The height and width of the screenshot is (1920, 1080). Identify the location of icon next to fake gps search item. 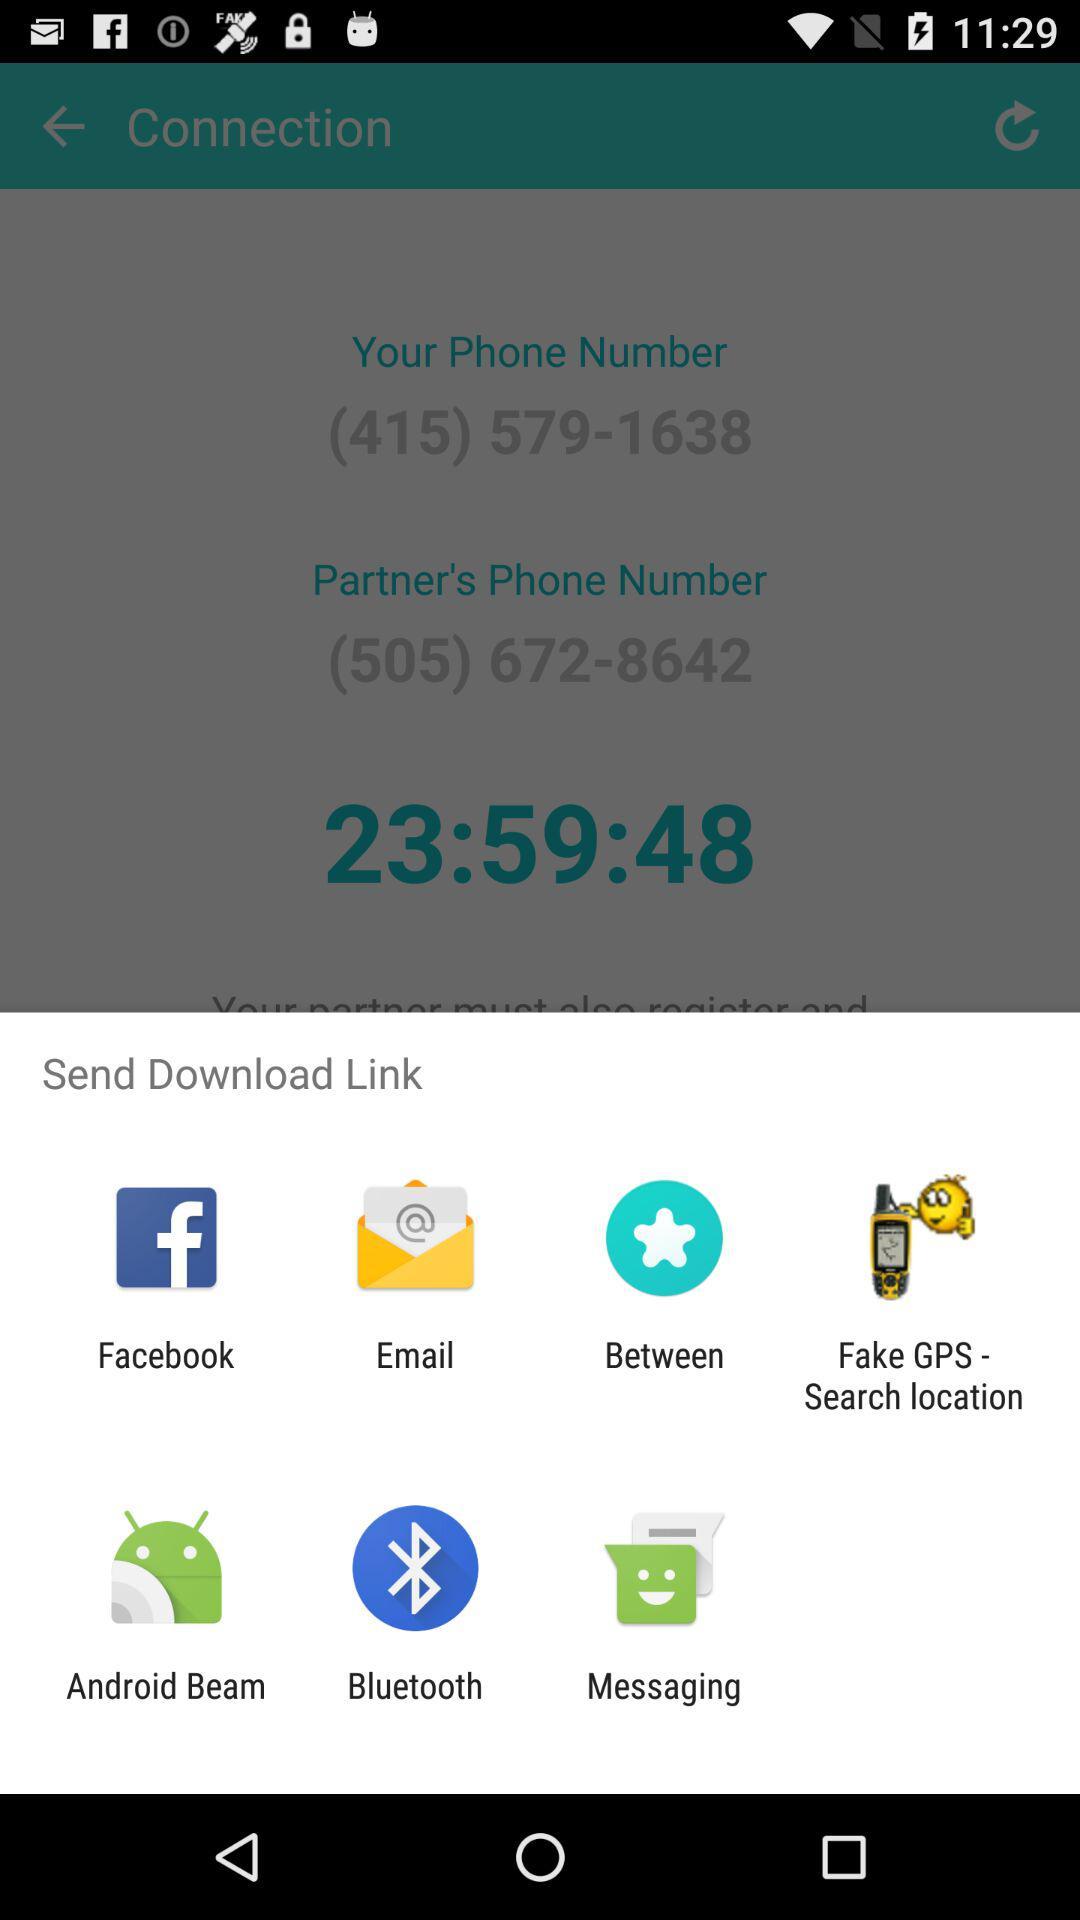
(664, 1374).